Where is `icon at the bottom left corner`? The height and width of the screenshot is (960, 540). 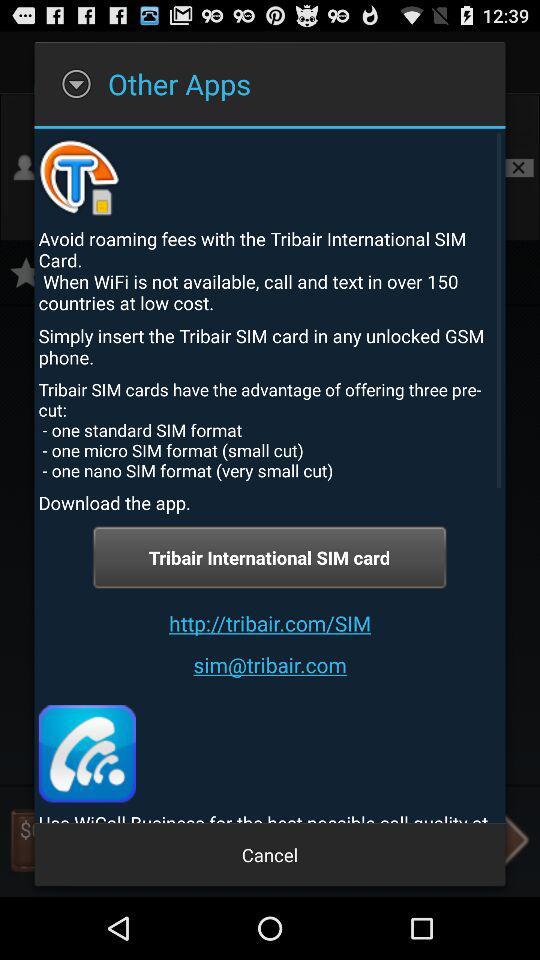
icon at the bottom left corner is located at coordinates (86, 752).